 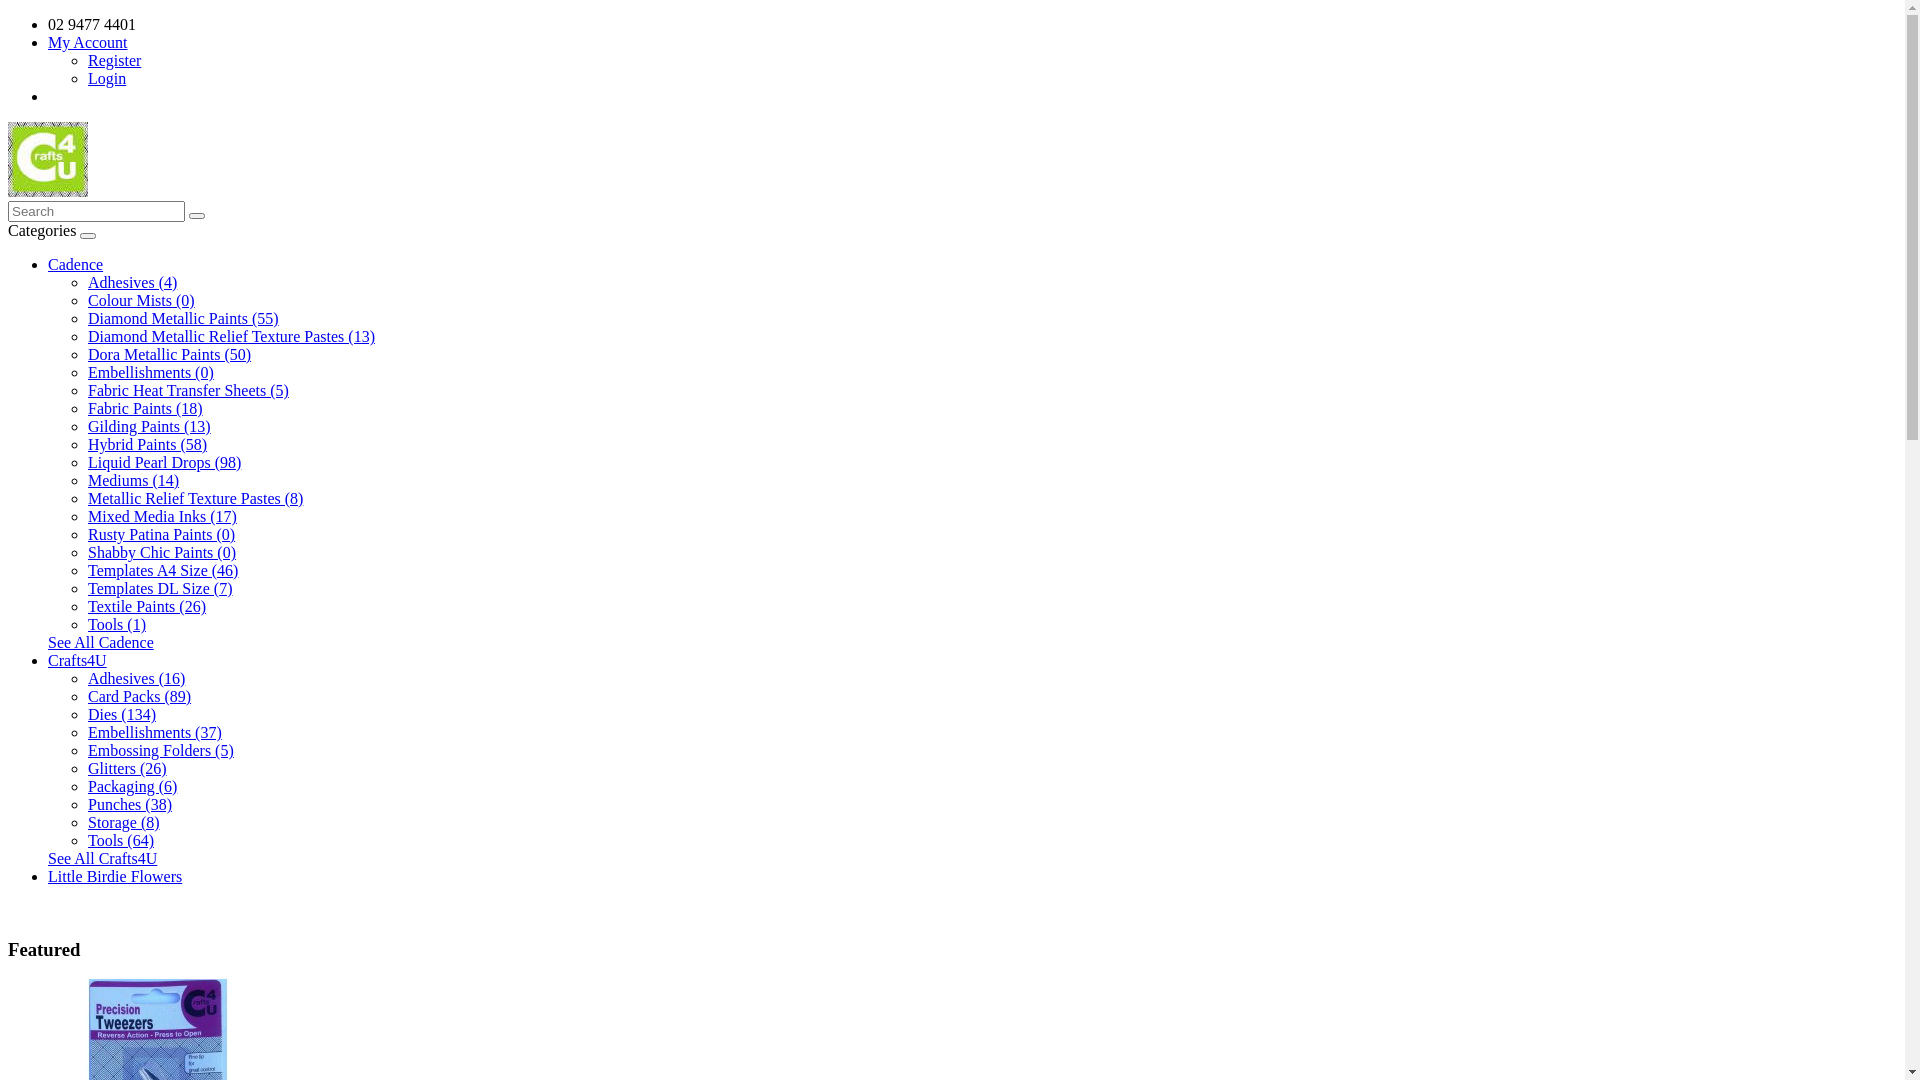 What do you see at coordinates (86, 785) in the screenshot?
I see `'Packaging (6)'` at bounding box center [86, 785].